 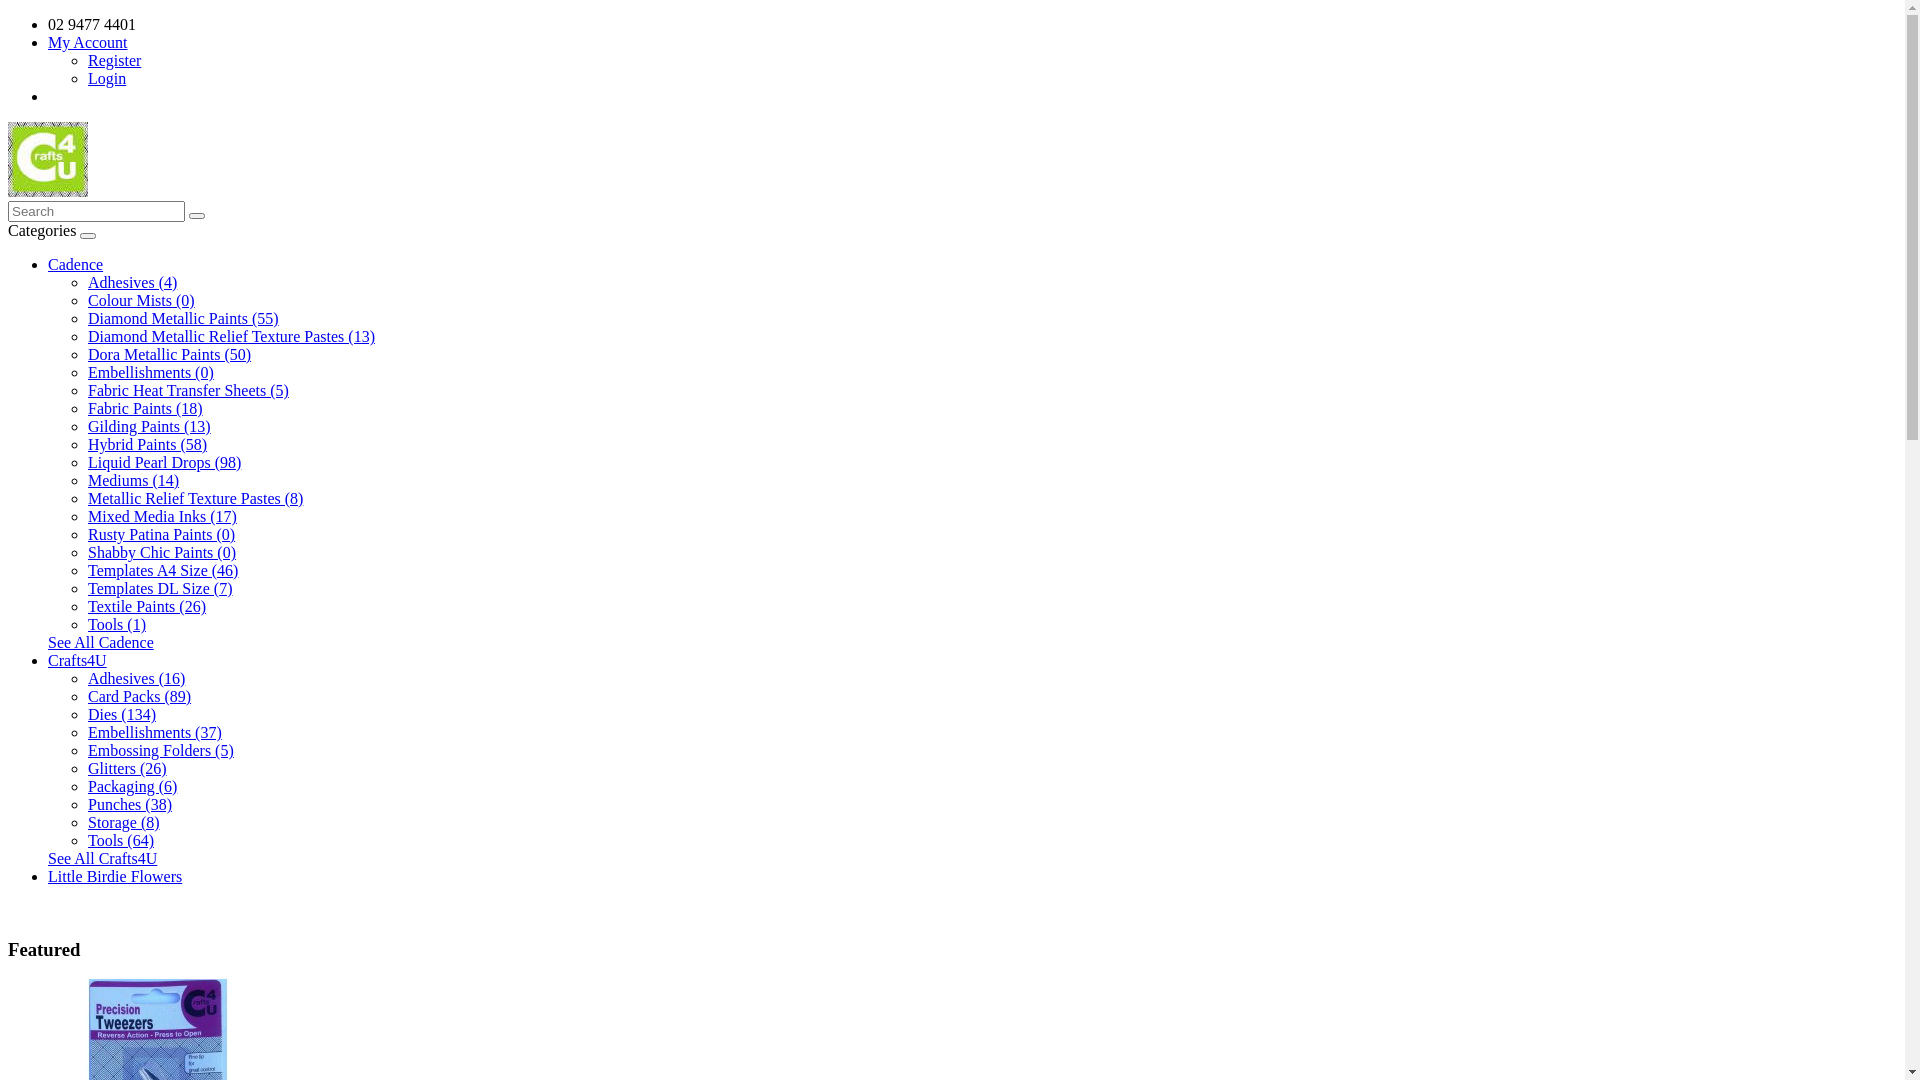 What do you see at coordinates (86, 785) in the screenshot?
I see `'Packaging (6)'` at bounding box center [86, 785].